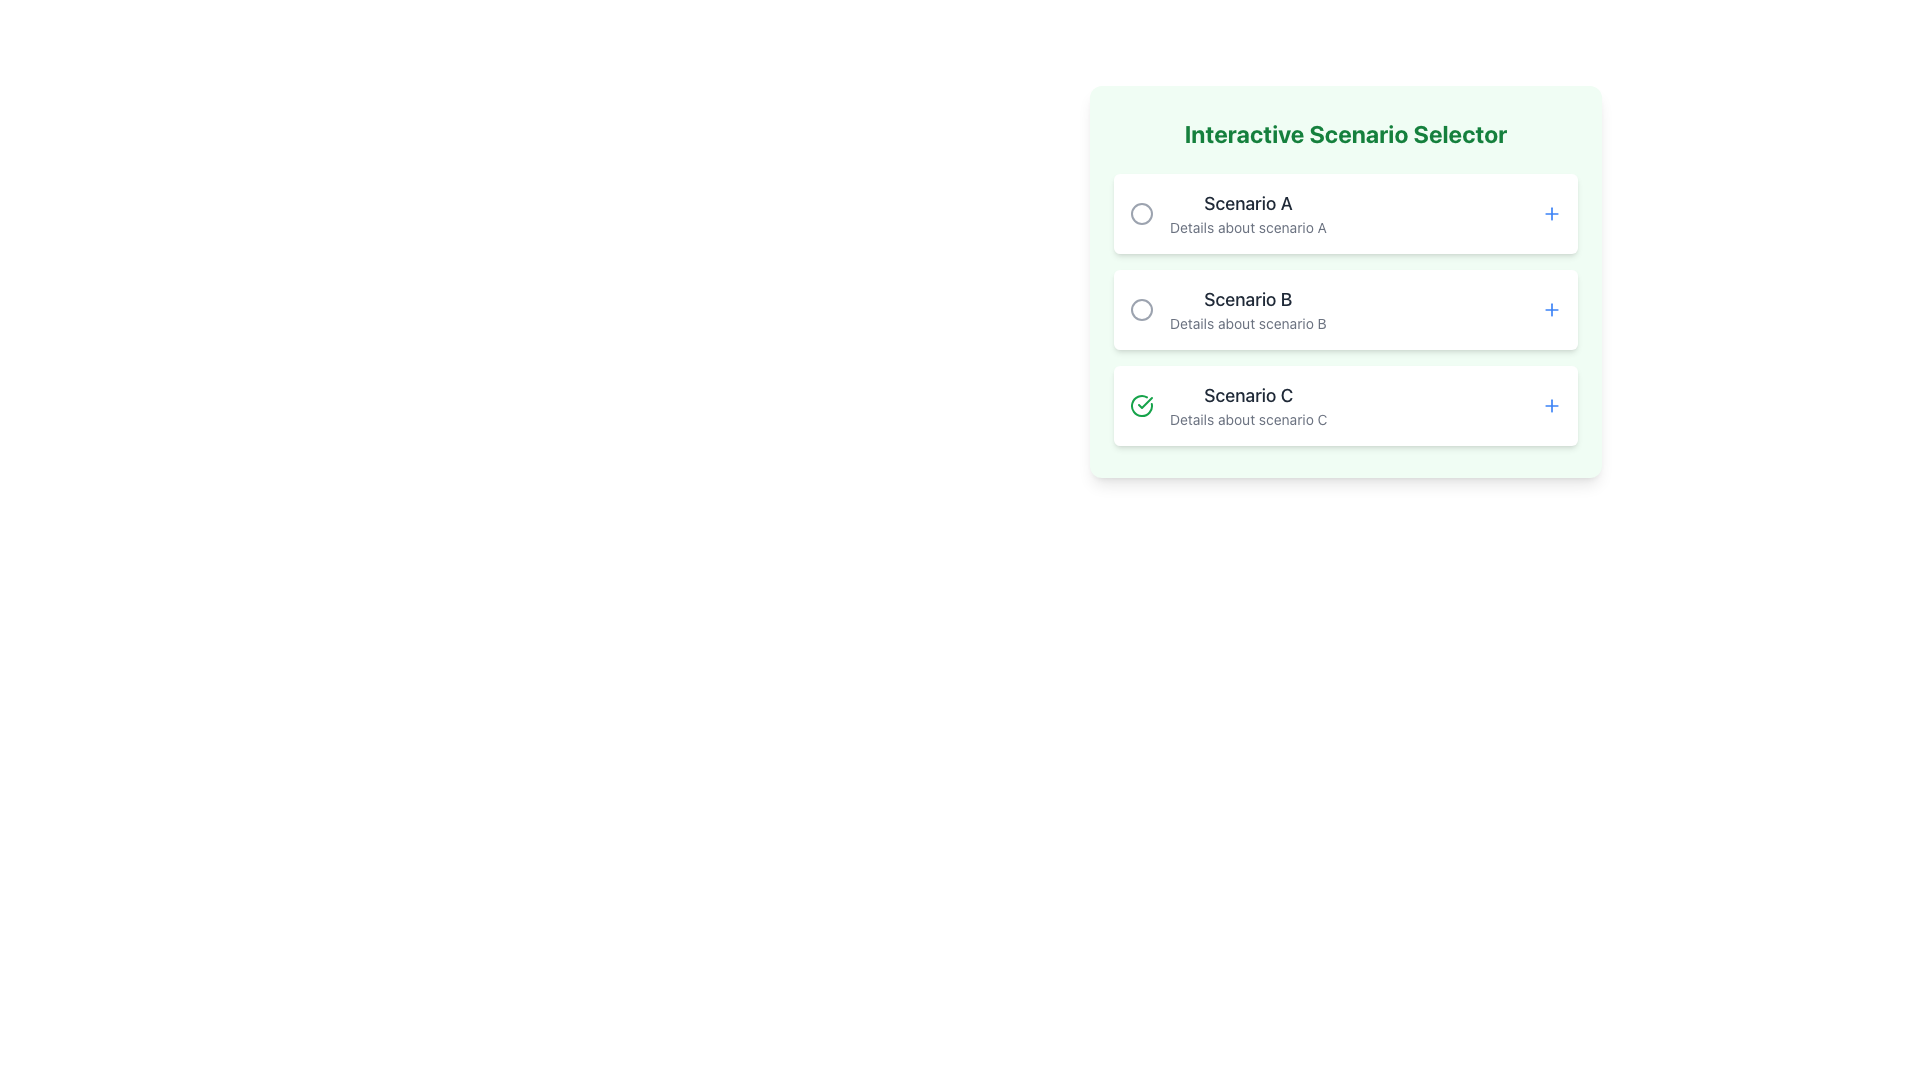 Image resolution: width=1920 pixels, height=1080 pixels. I want to click on the radio button located to the left of the text 'Scenario B', so click(1142, 309).